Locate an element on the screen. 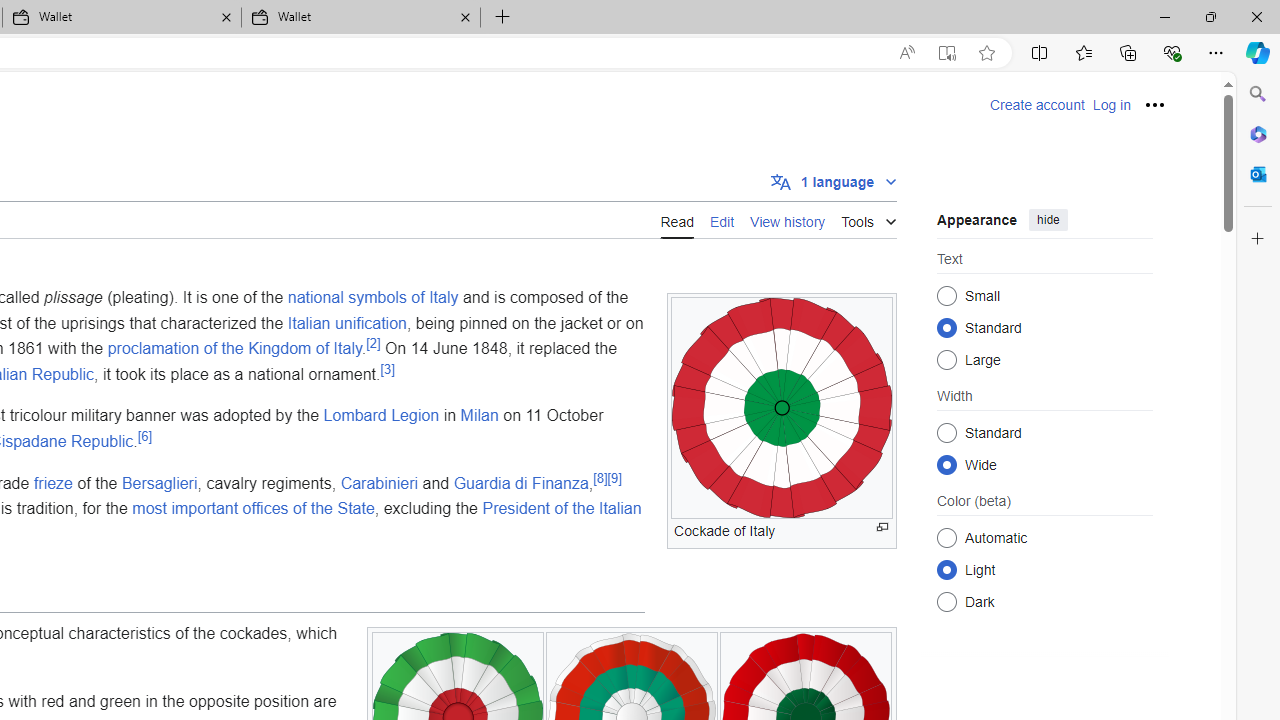 This screenshot has height=720, width=1280. 'View history' is located at coordinates (786, 219).